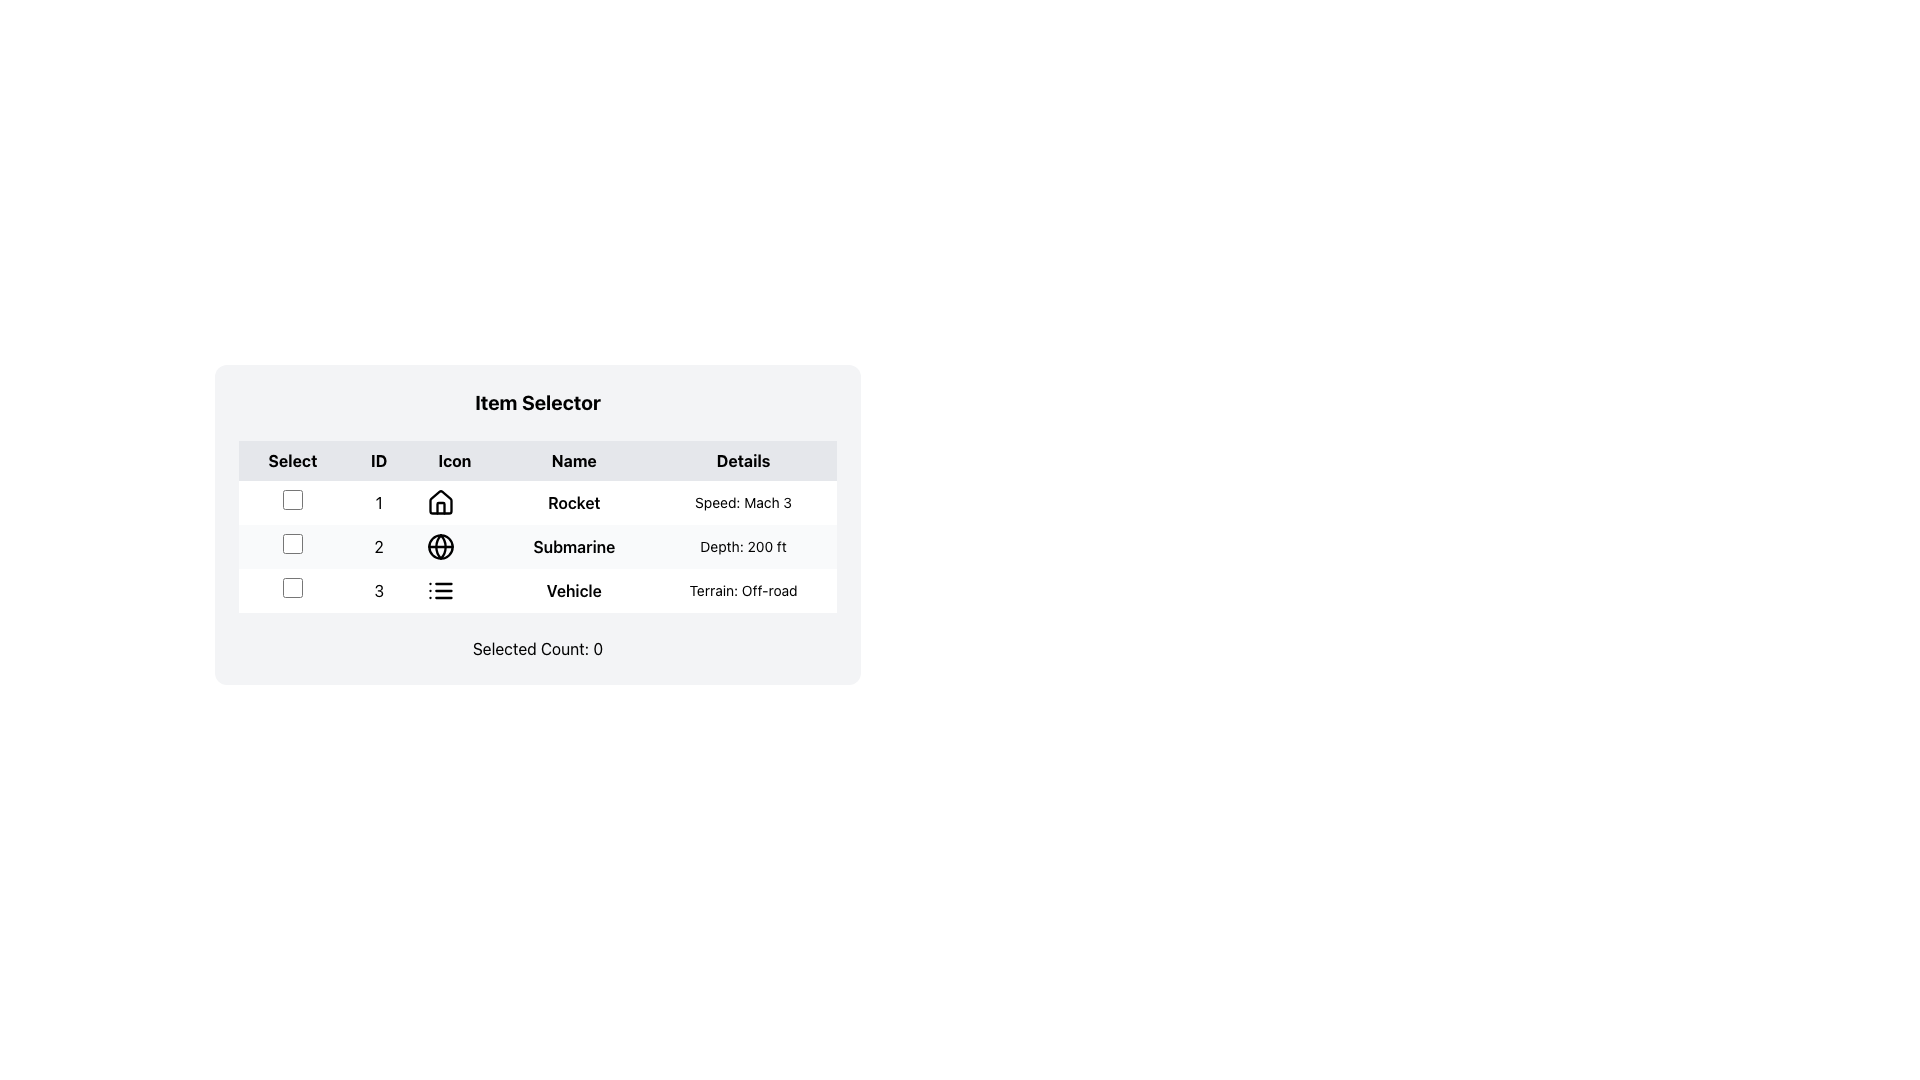 This screenshot has height=1080, width=1920. Describe the element at coordinates (742, 461) in the screenshot. I see `the Text Label in the table header that indicates the column for detailed information, located at the top-right corner of the header row` at that location.